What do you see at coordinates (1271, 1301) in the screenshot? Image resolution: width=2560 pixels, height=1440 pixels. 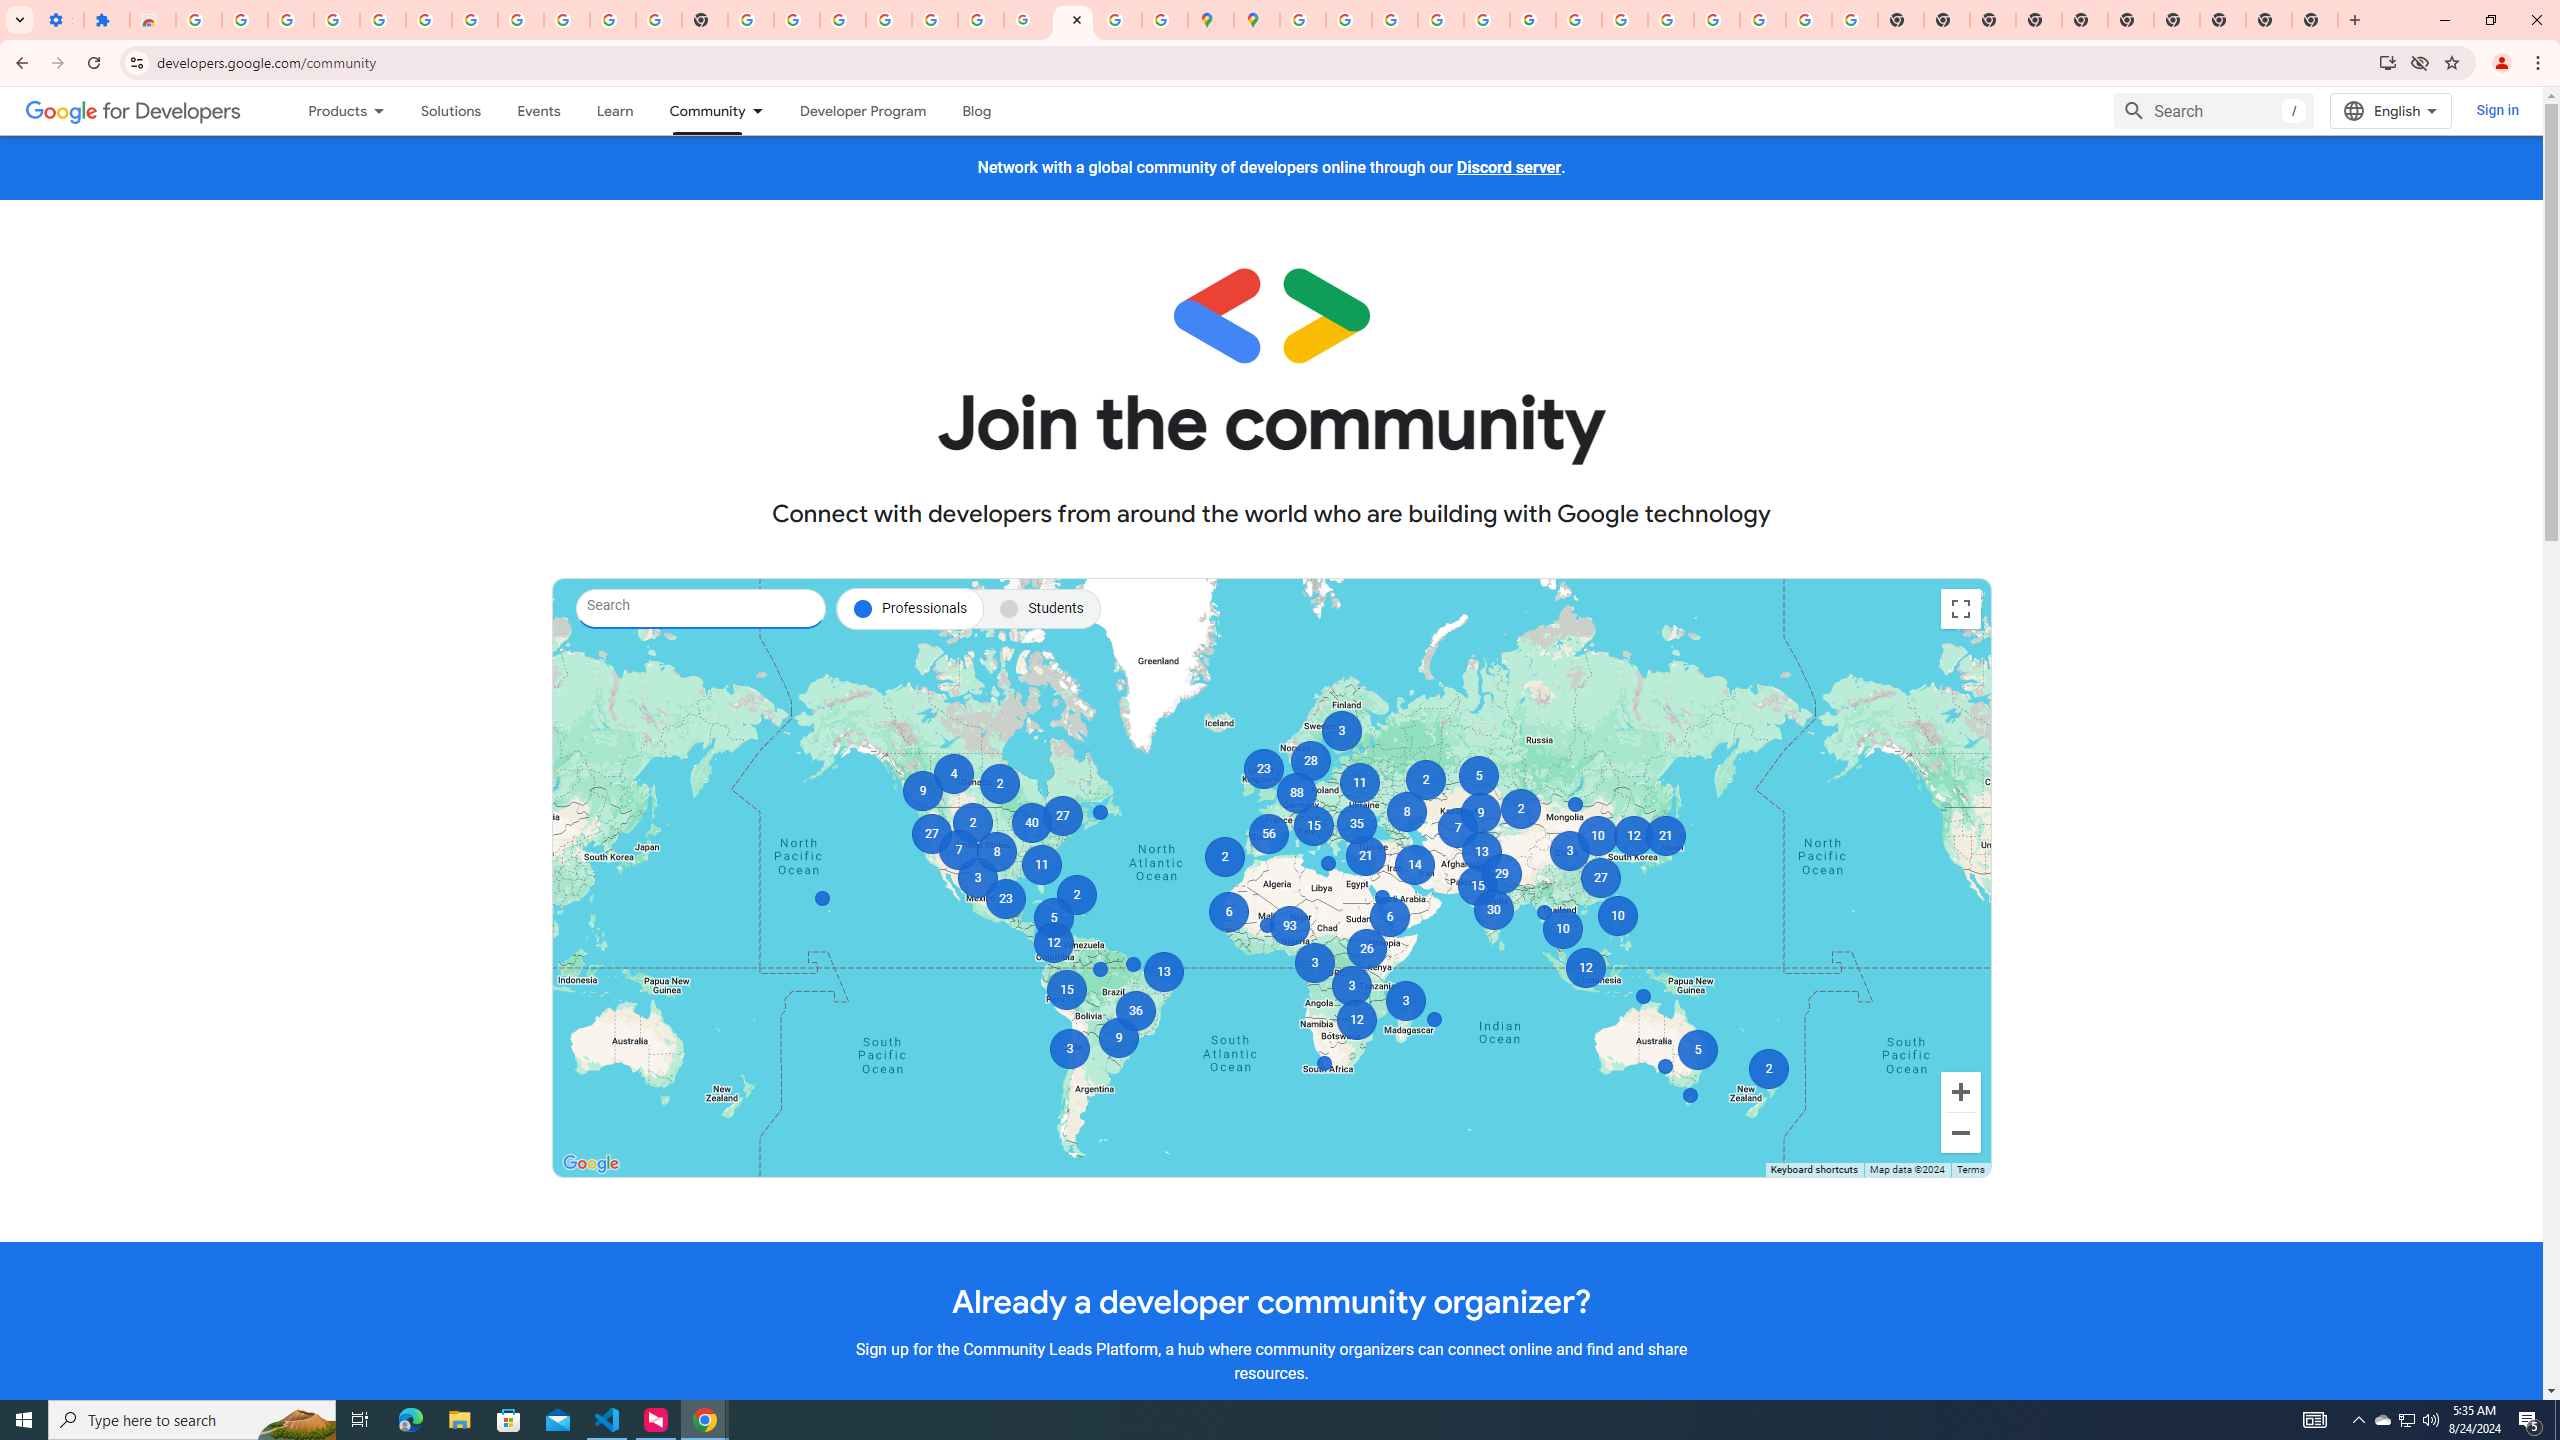 I see `'Already a developer community organizer?'` at bounding box center [1271, 1301].